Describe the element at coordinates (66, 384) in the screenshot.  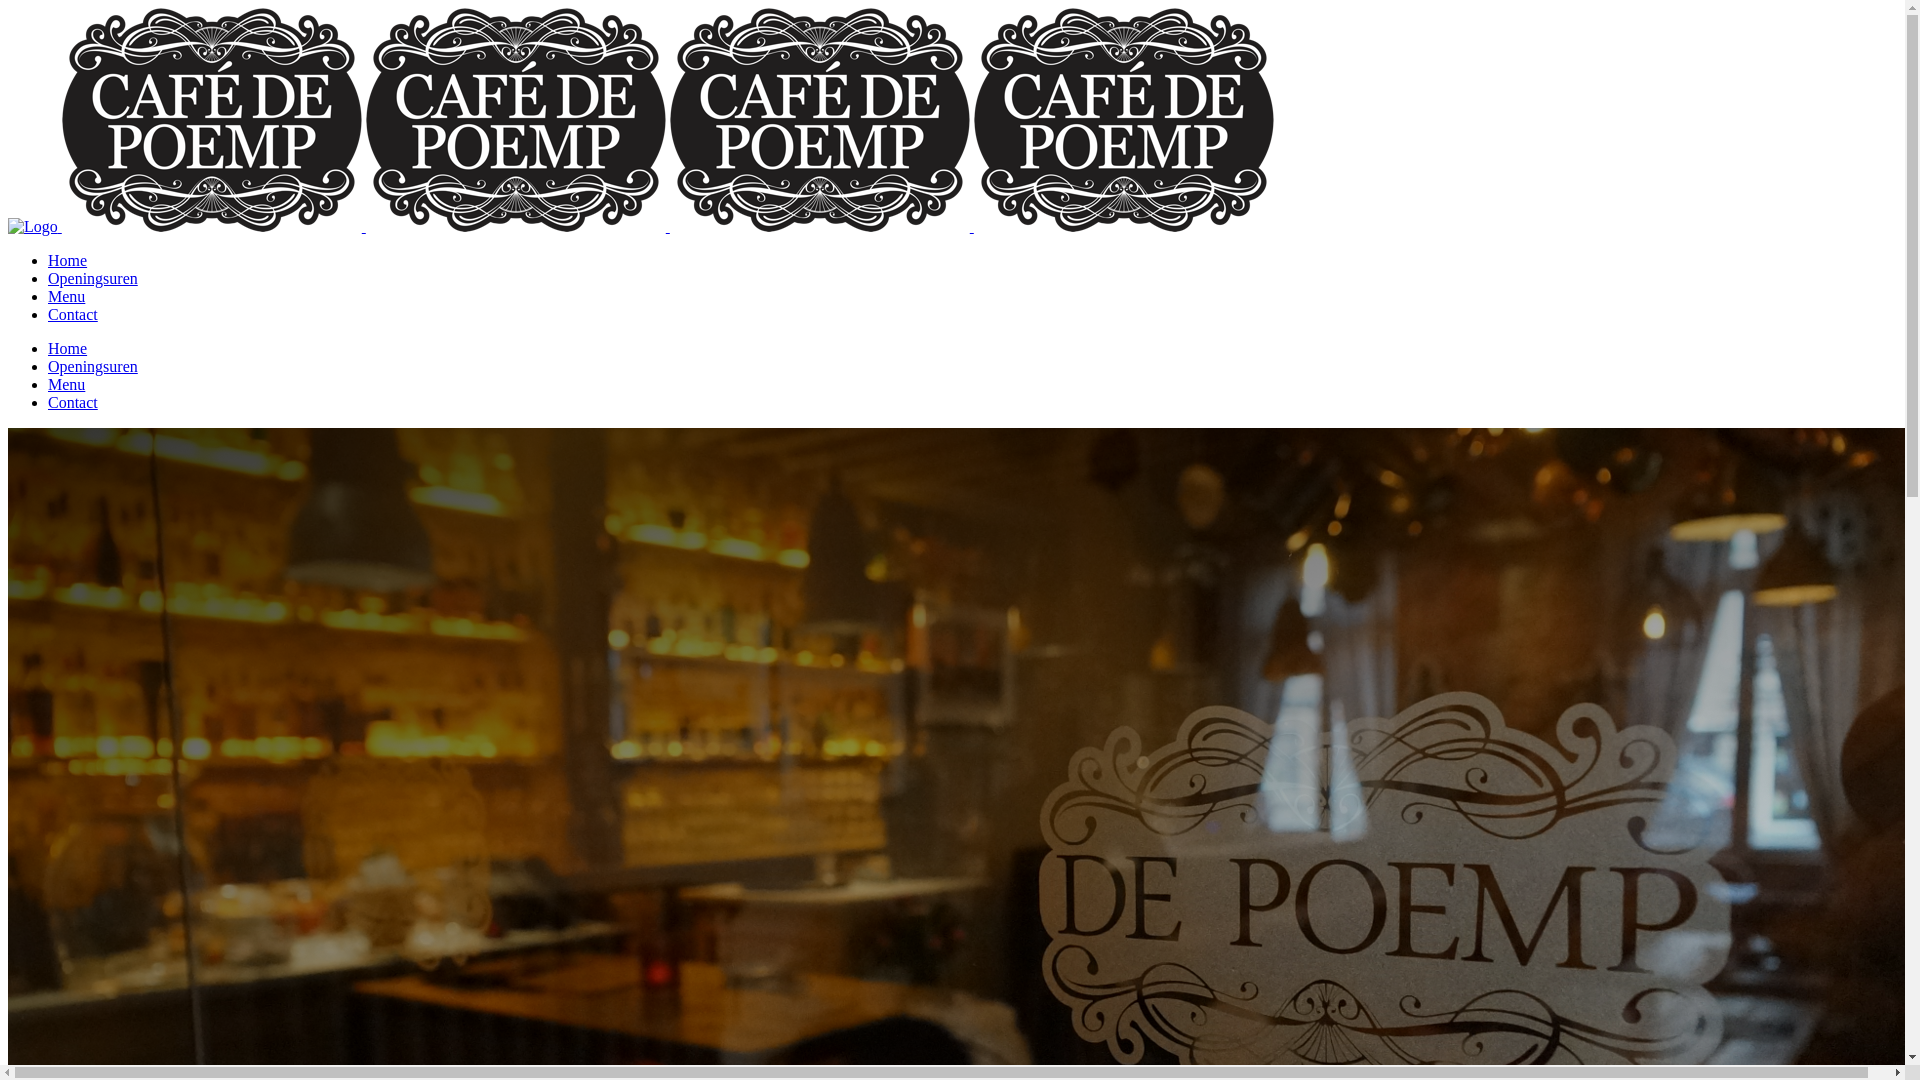
I see `'Menu'` at that location.